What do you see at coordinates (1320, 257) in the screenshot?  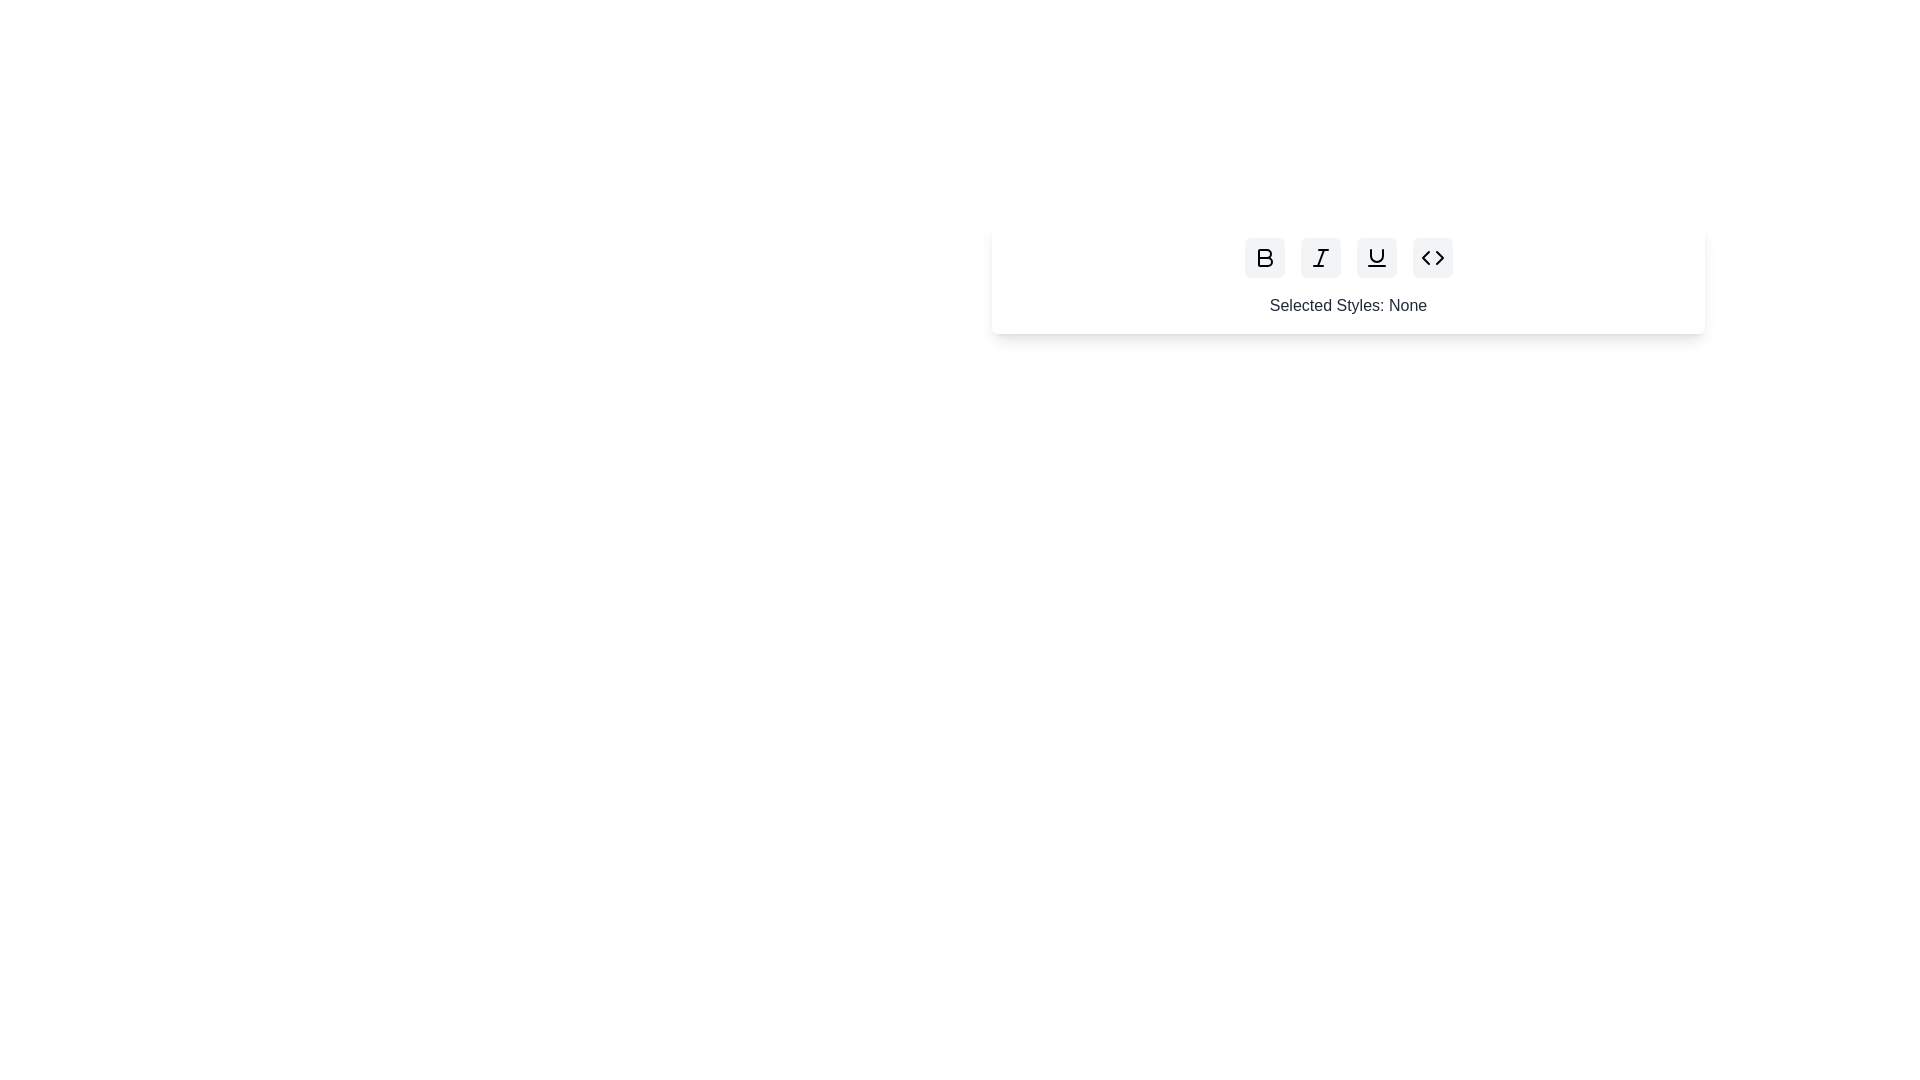 I see `the Italic button to toggle the Italic style` at bounding box center [1320, 257].